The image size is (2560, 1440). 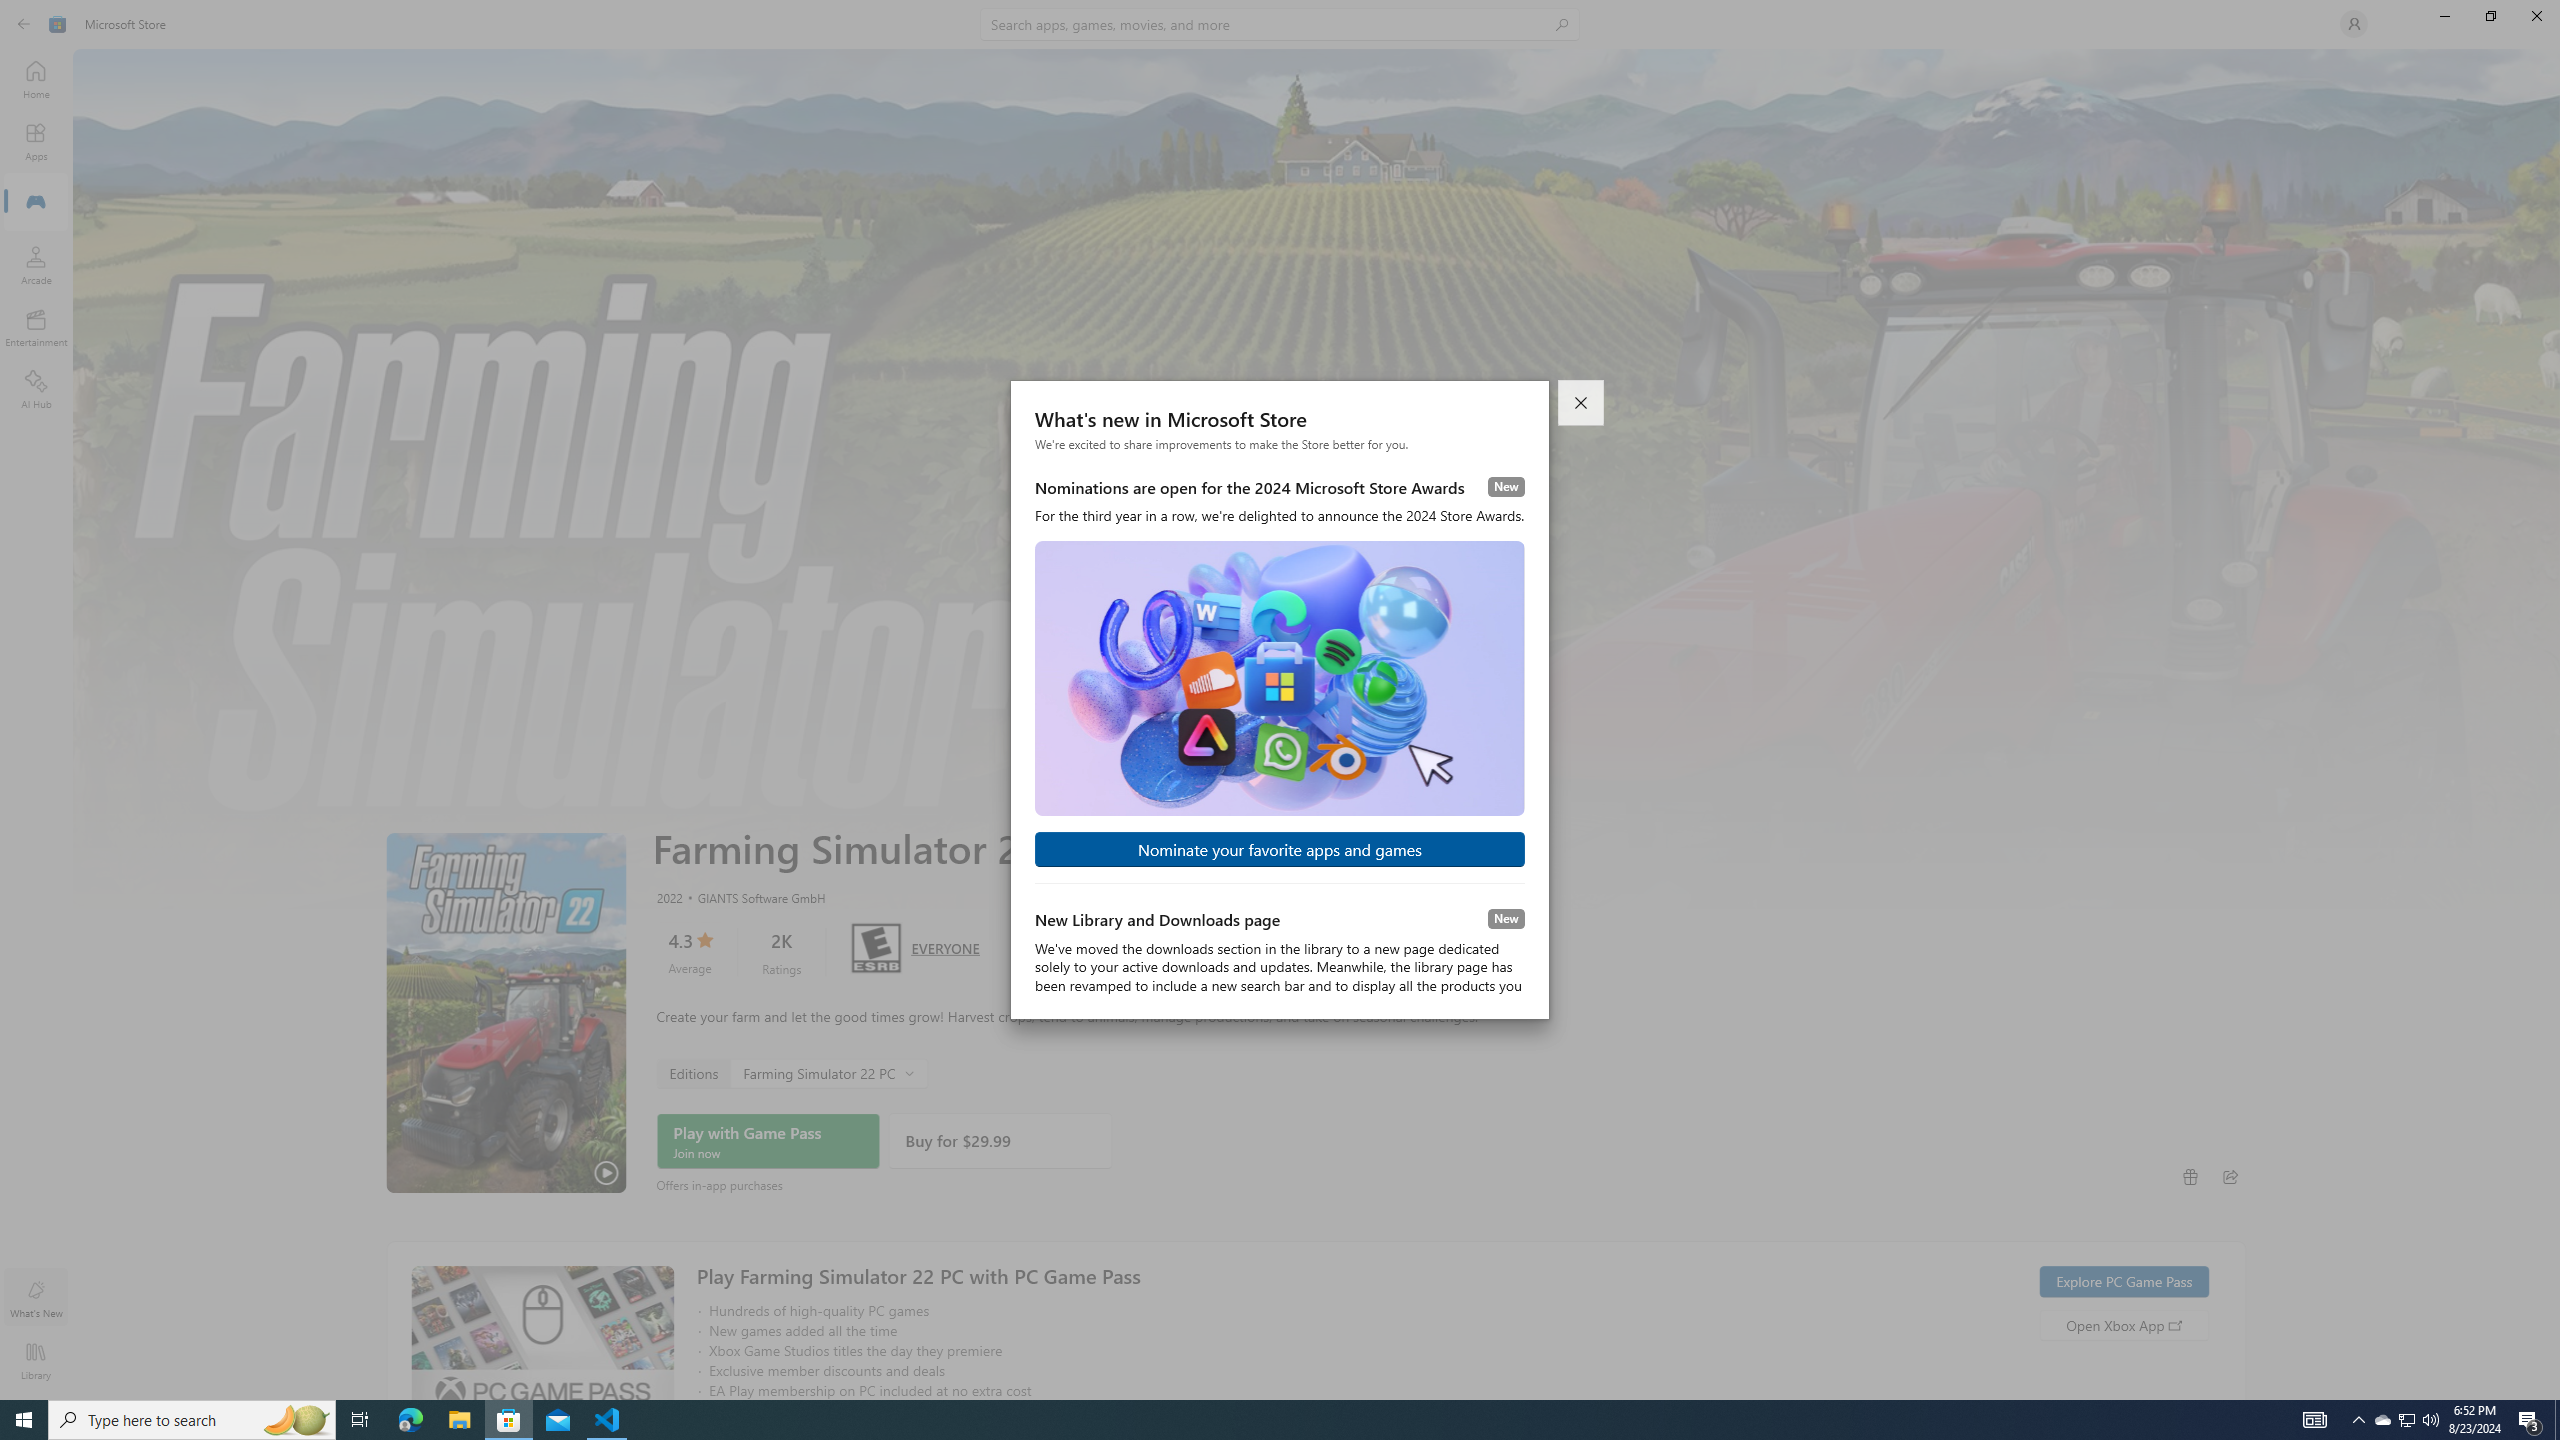 I want to click on 'Open Xbox App', so click(x=2123, y=1324).